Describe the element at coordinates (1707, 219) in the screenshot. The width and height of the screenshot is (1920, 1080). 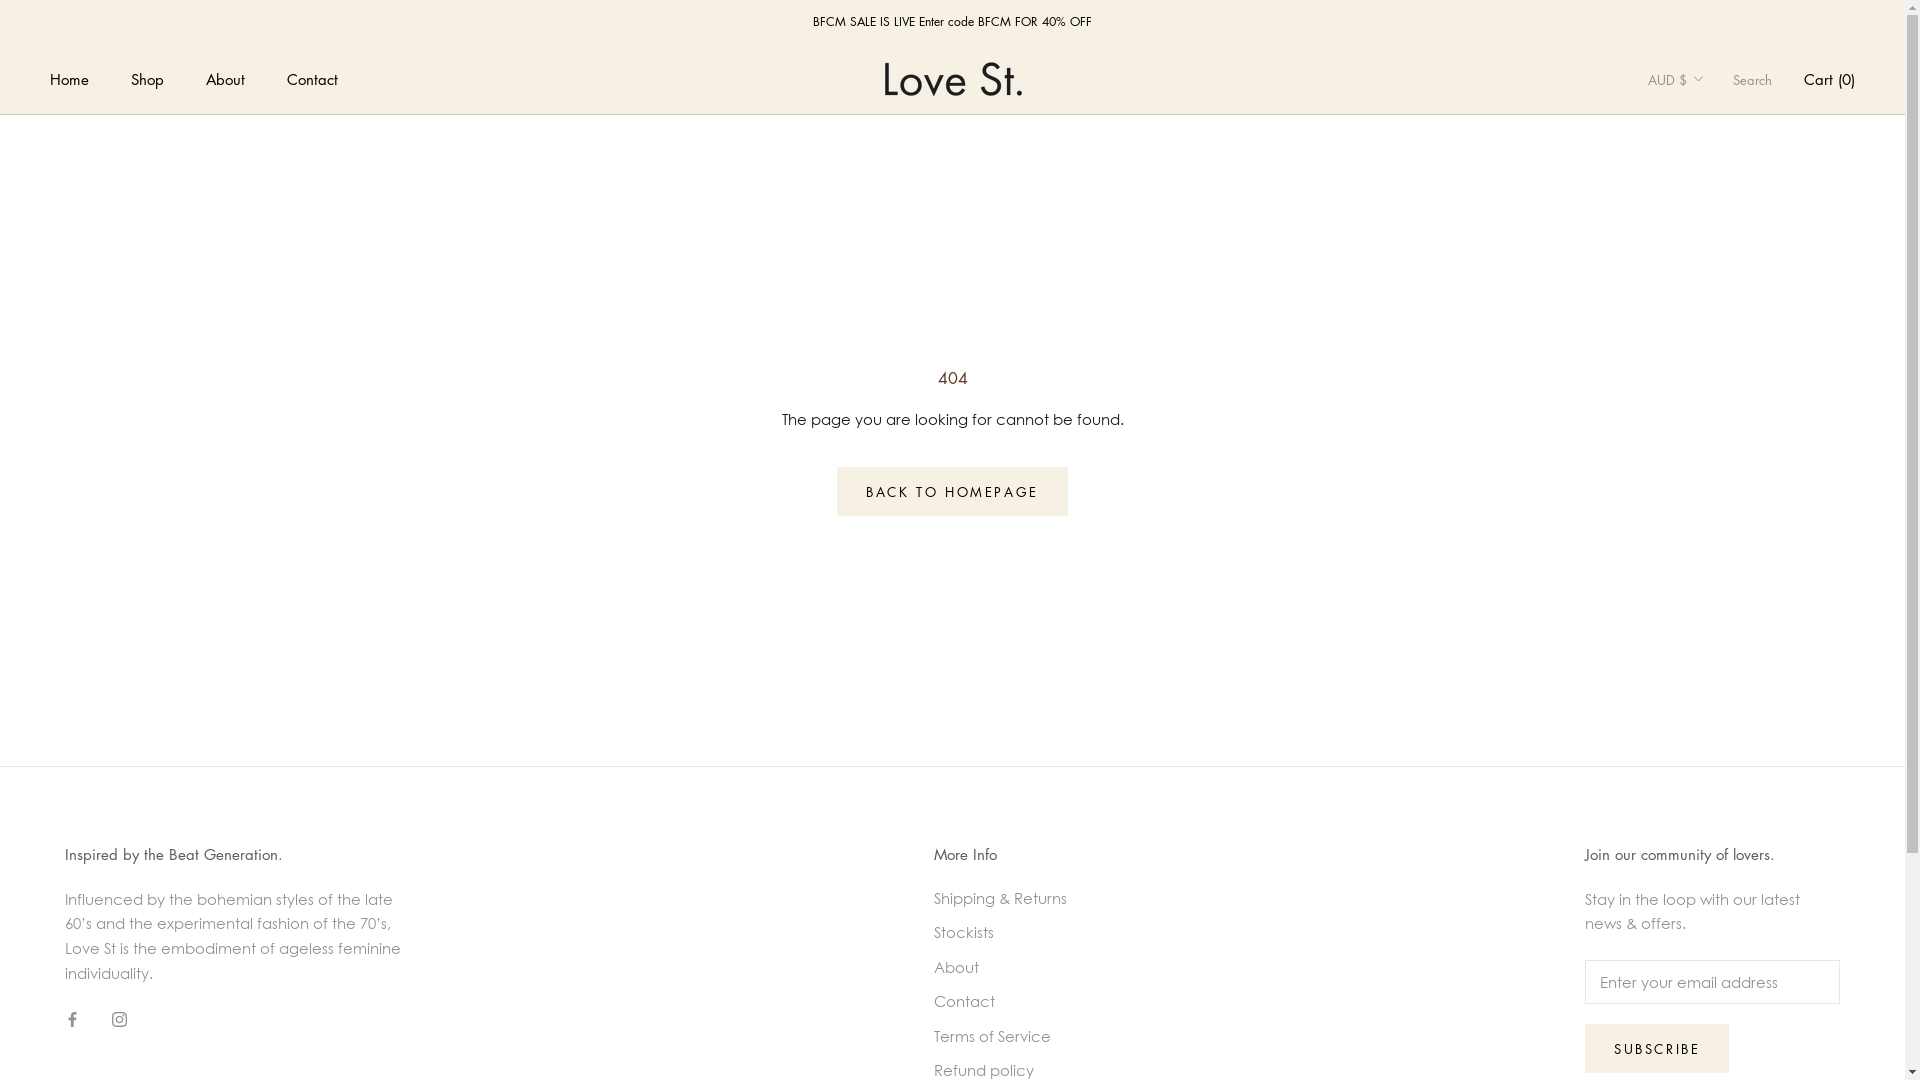
I see `'AMD'` at that location.